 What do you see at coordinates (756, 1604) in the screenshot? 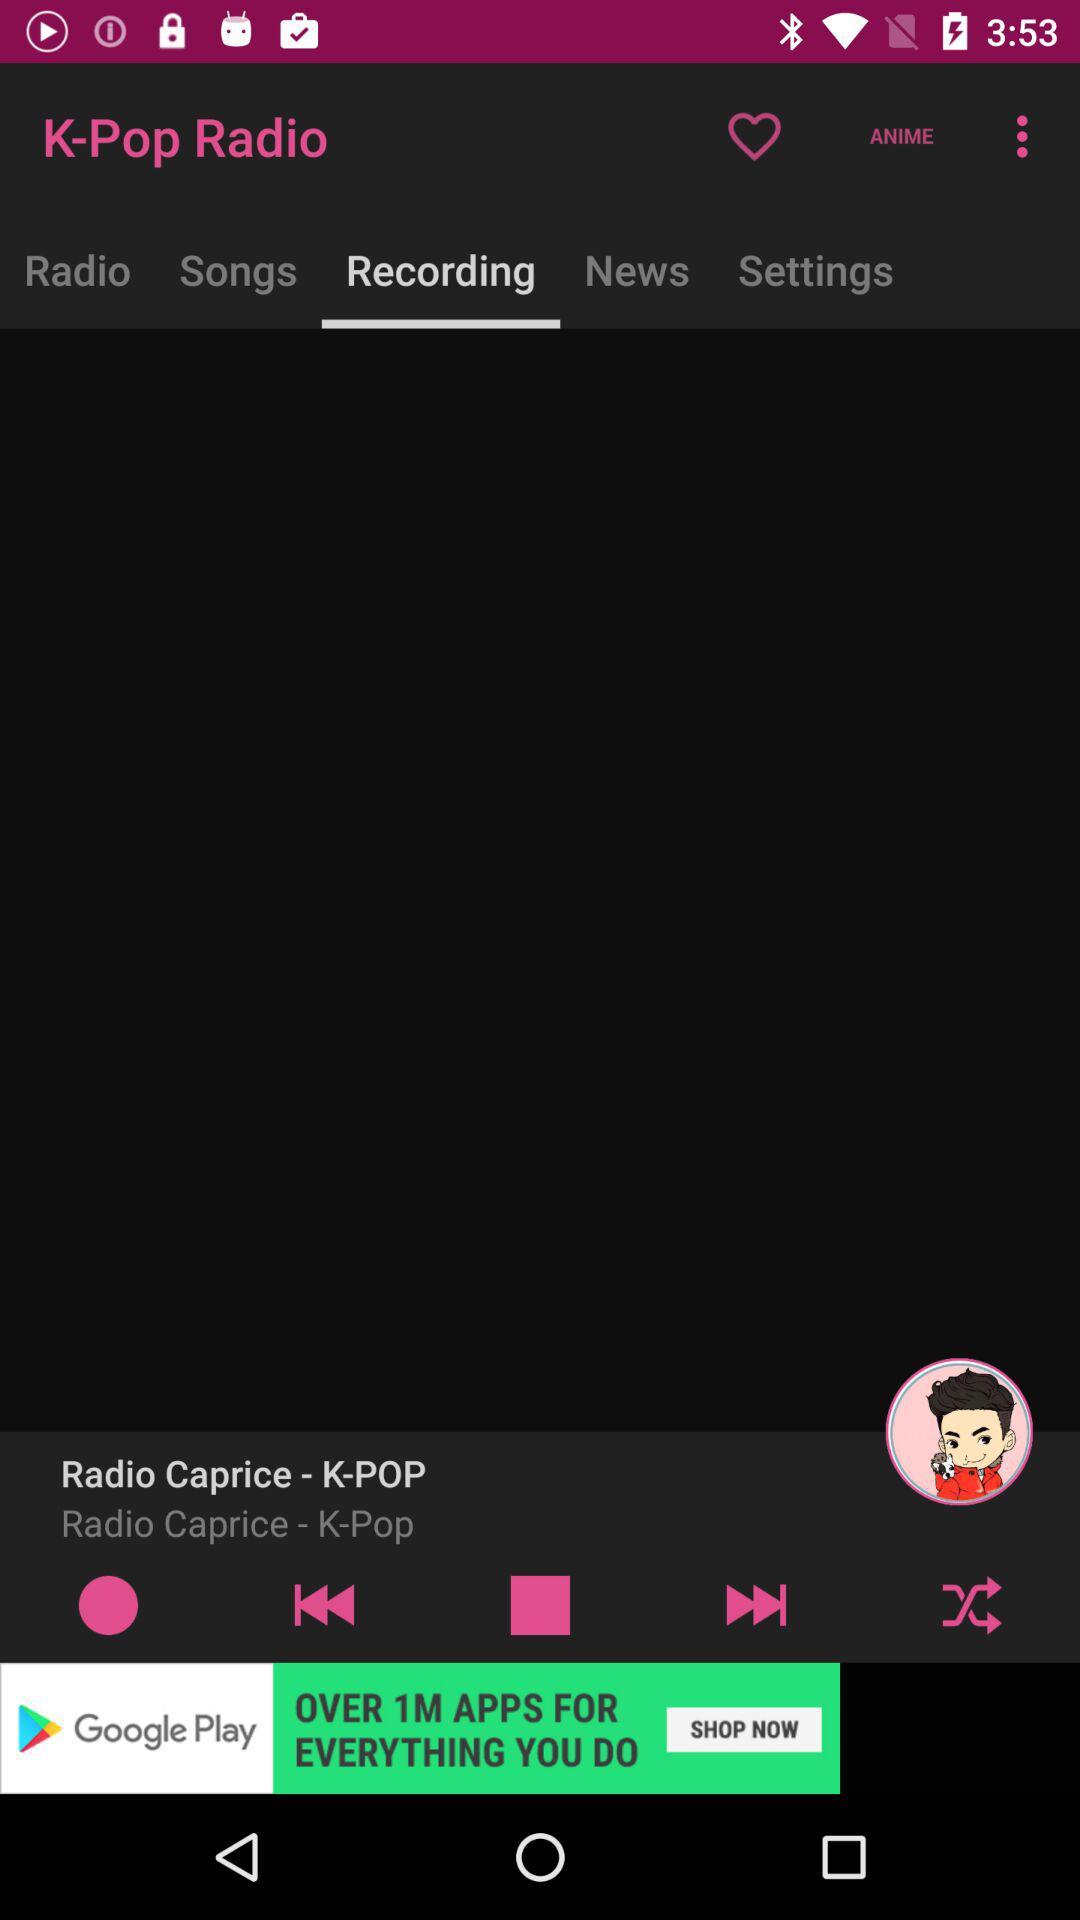
I see `next play` at bounding box center [756, 1604].